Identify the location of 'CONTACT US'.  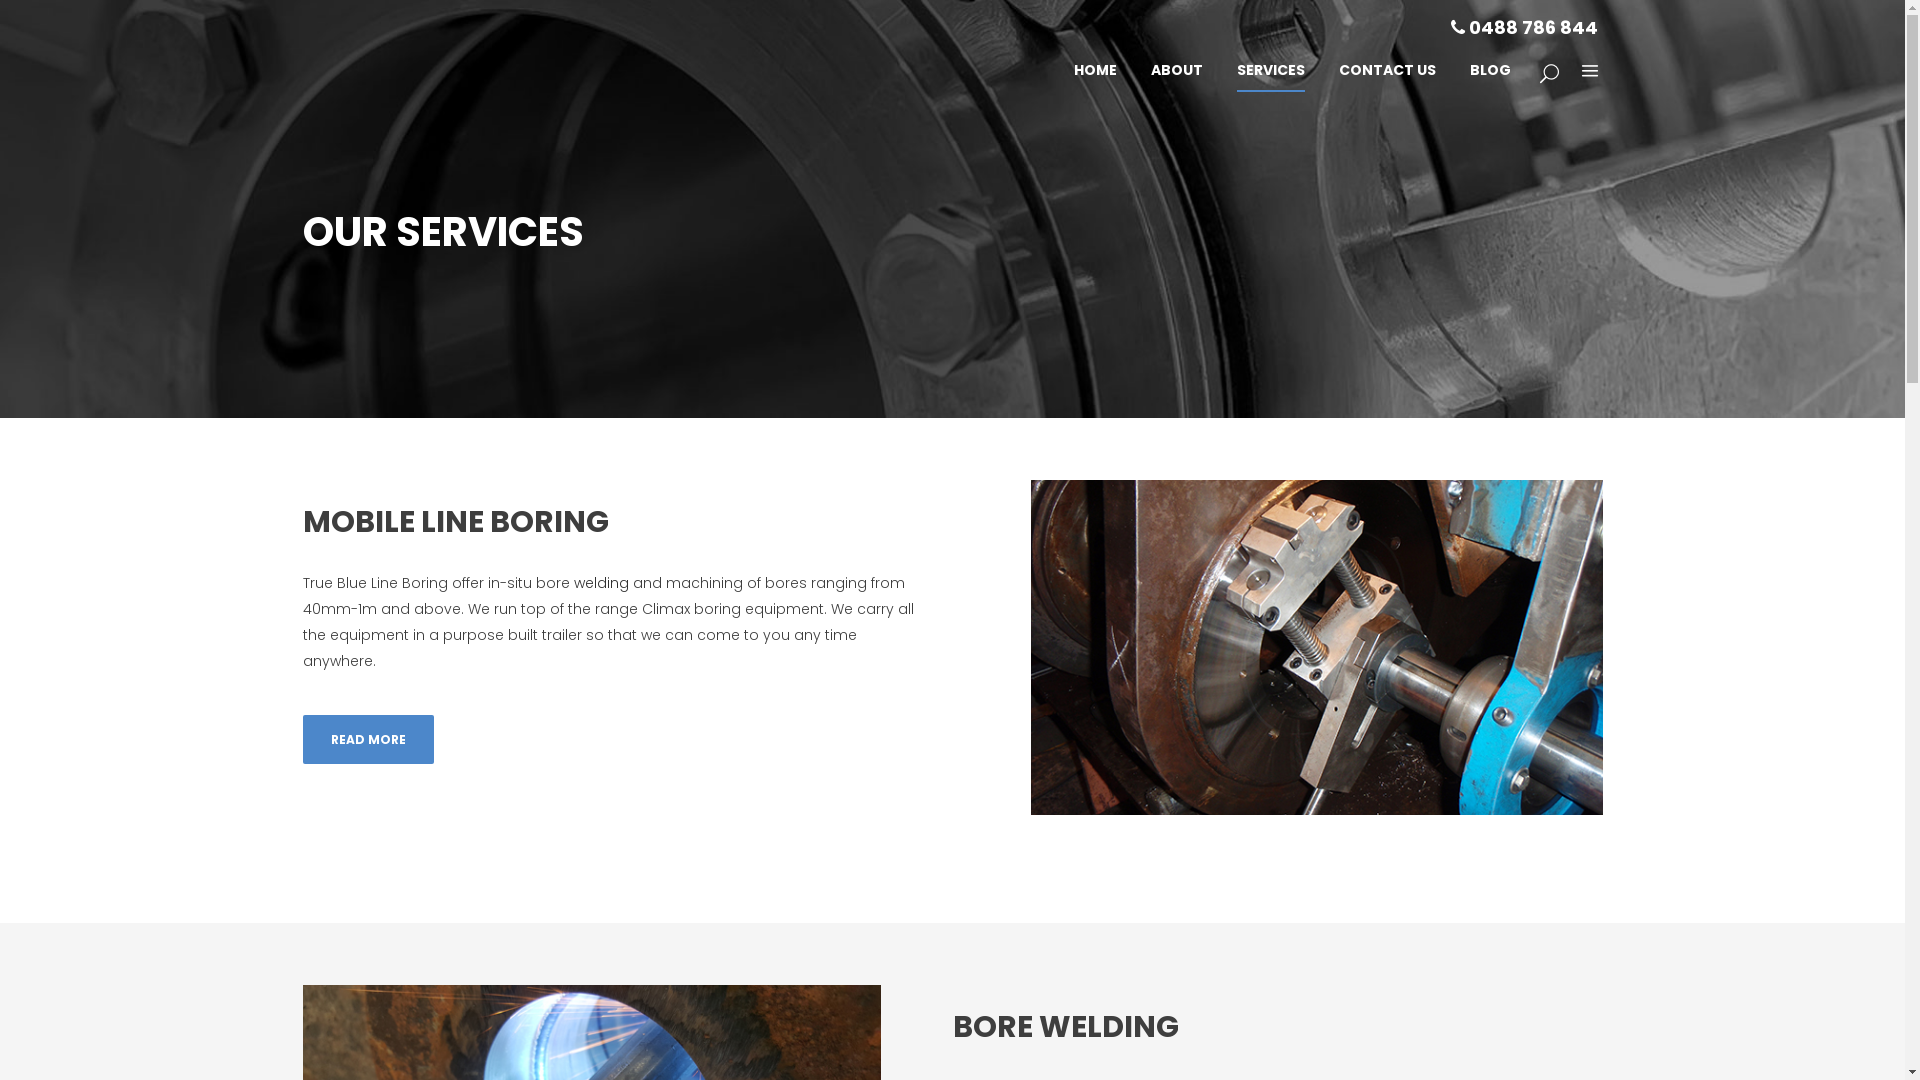
(1386, 68).